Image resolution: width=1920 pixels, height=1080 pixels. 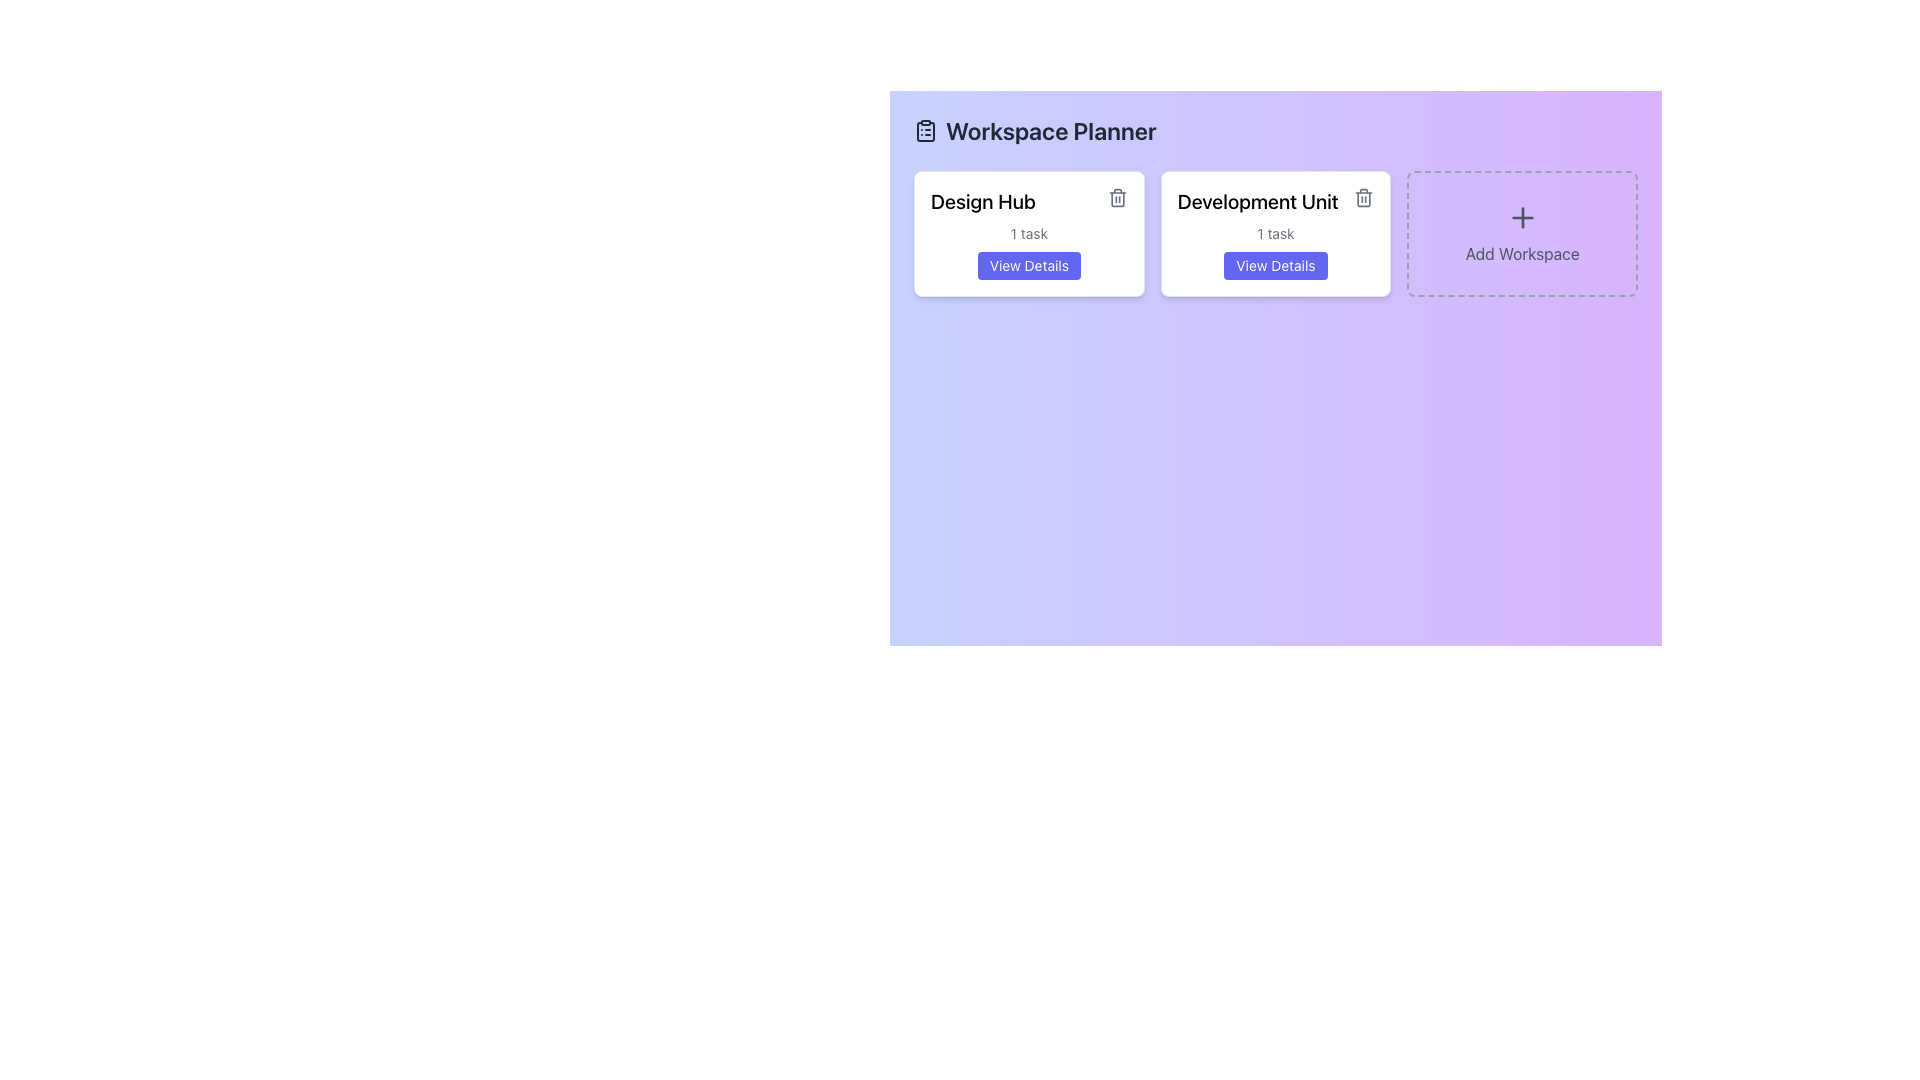 I want to click on the '+' icon within the 'Add Workspace' button, which is centrally placed and represented in a minimal line-art style, so click(x=1521, y=218).